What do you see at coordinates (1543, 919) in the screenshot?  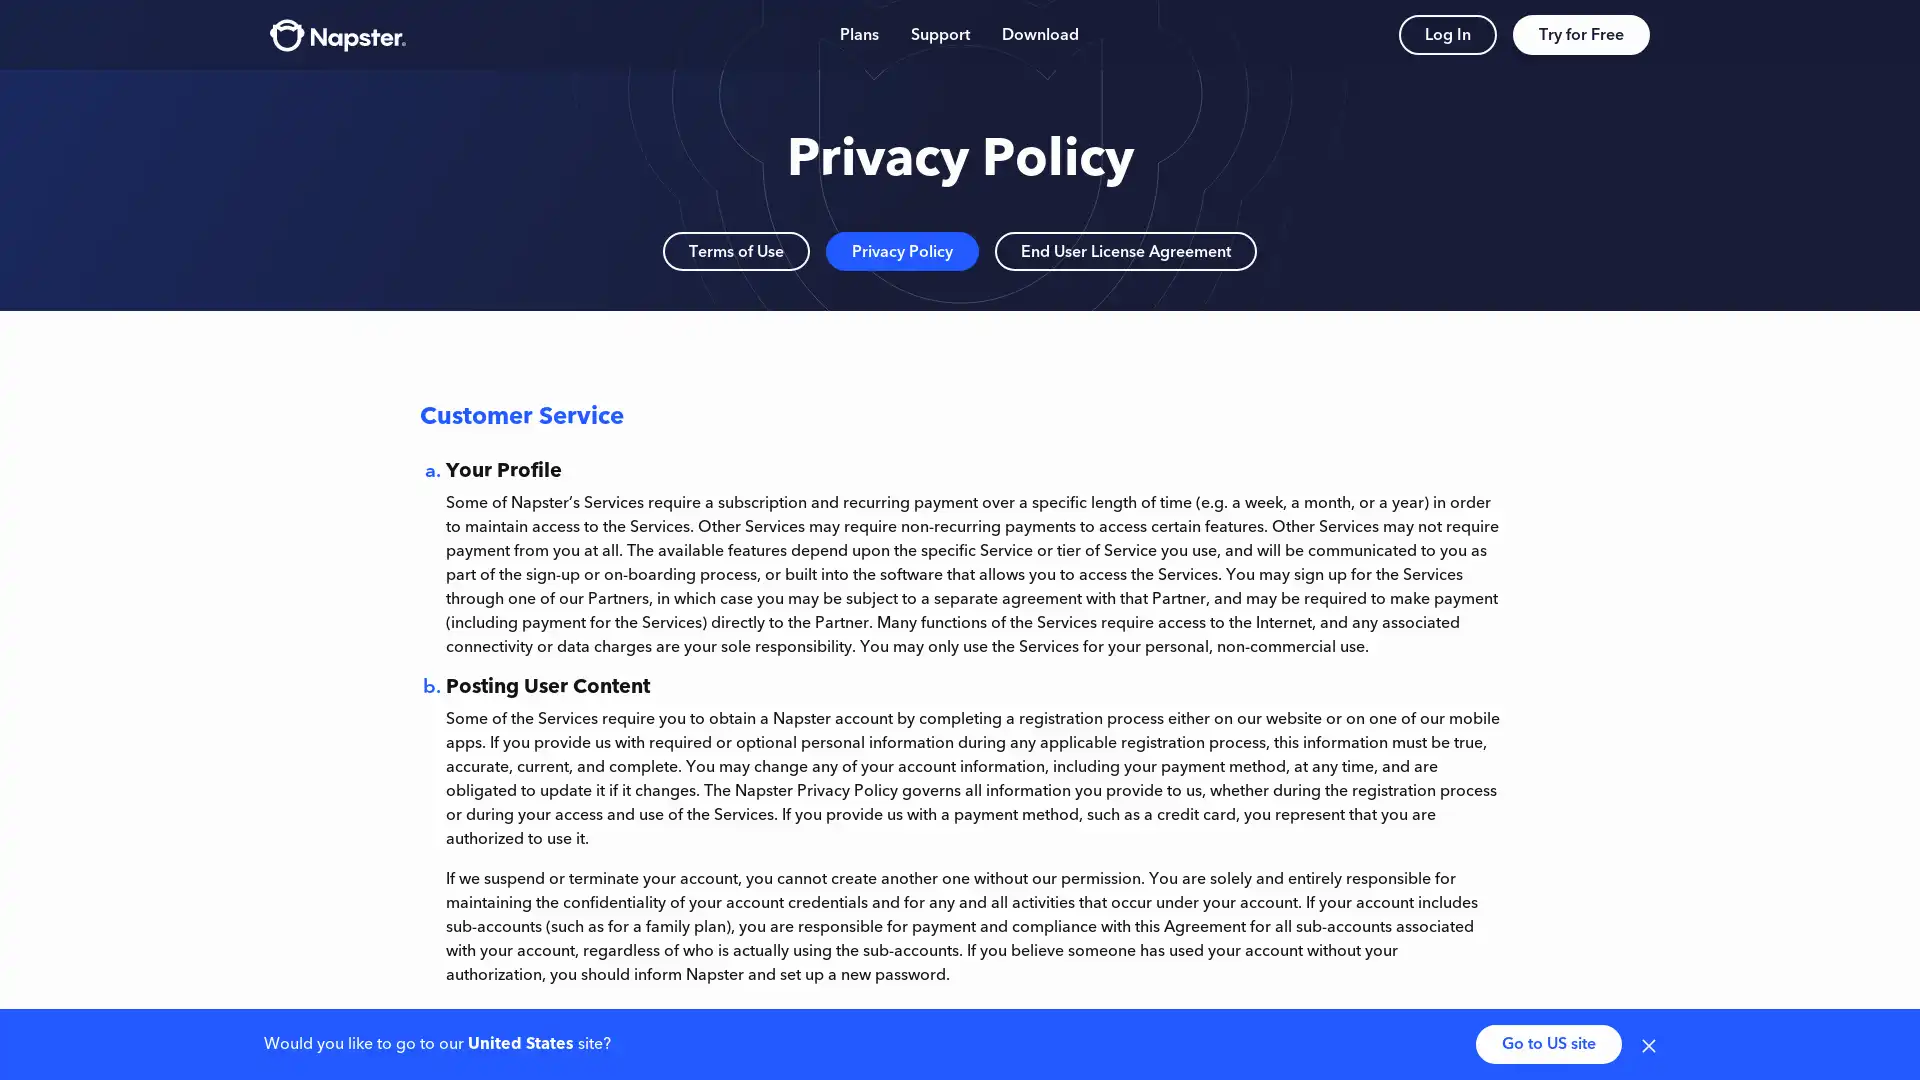 I see `Reject` at bounding box center [1543, 919].